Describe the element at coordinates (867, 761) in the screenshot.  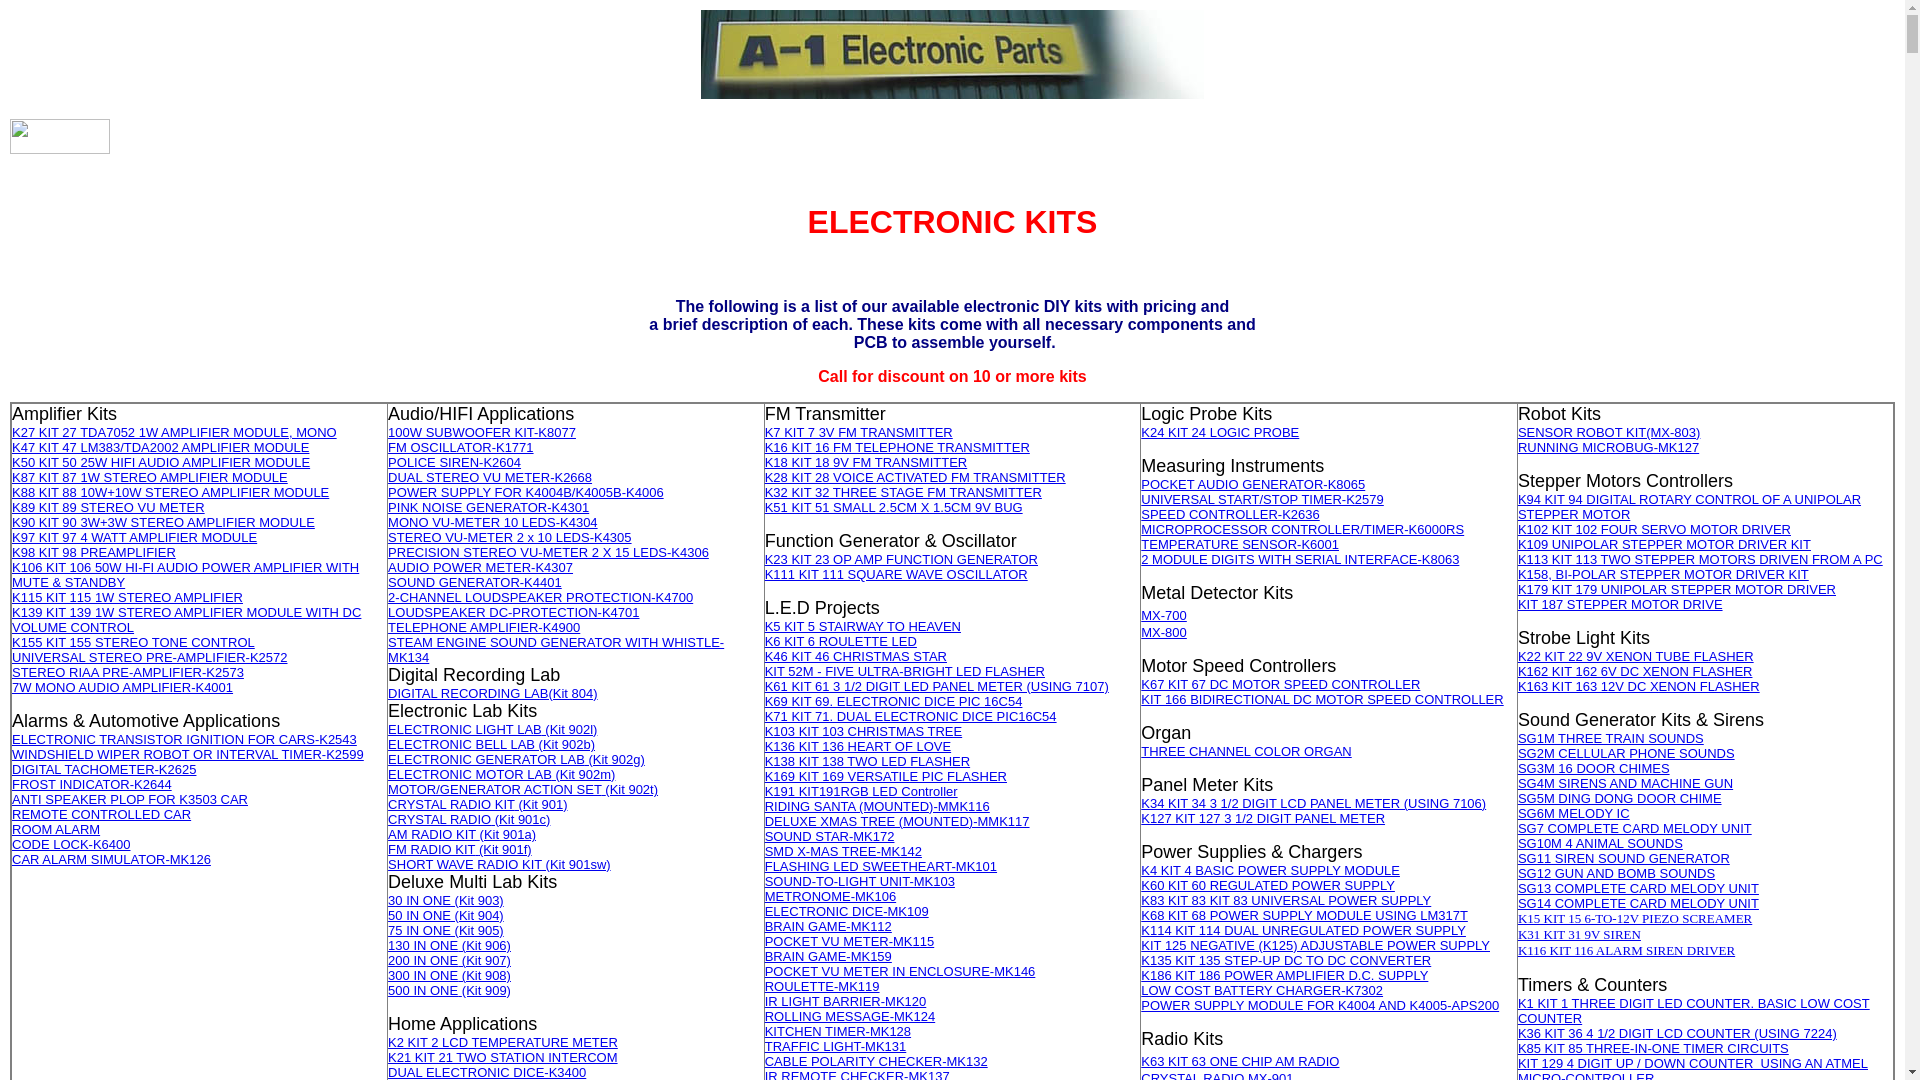
I see `'K138 KIT 138 TWO LED FLASHER'` at that location.